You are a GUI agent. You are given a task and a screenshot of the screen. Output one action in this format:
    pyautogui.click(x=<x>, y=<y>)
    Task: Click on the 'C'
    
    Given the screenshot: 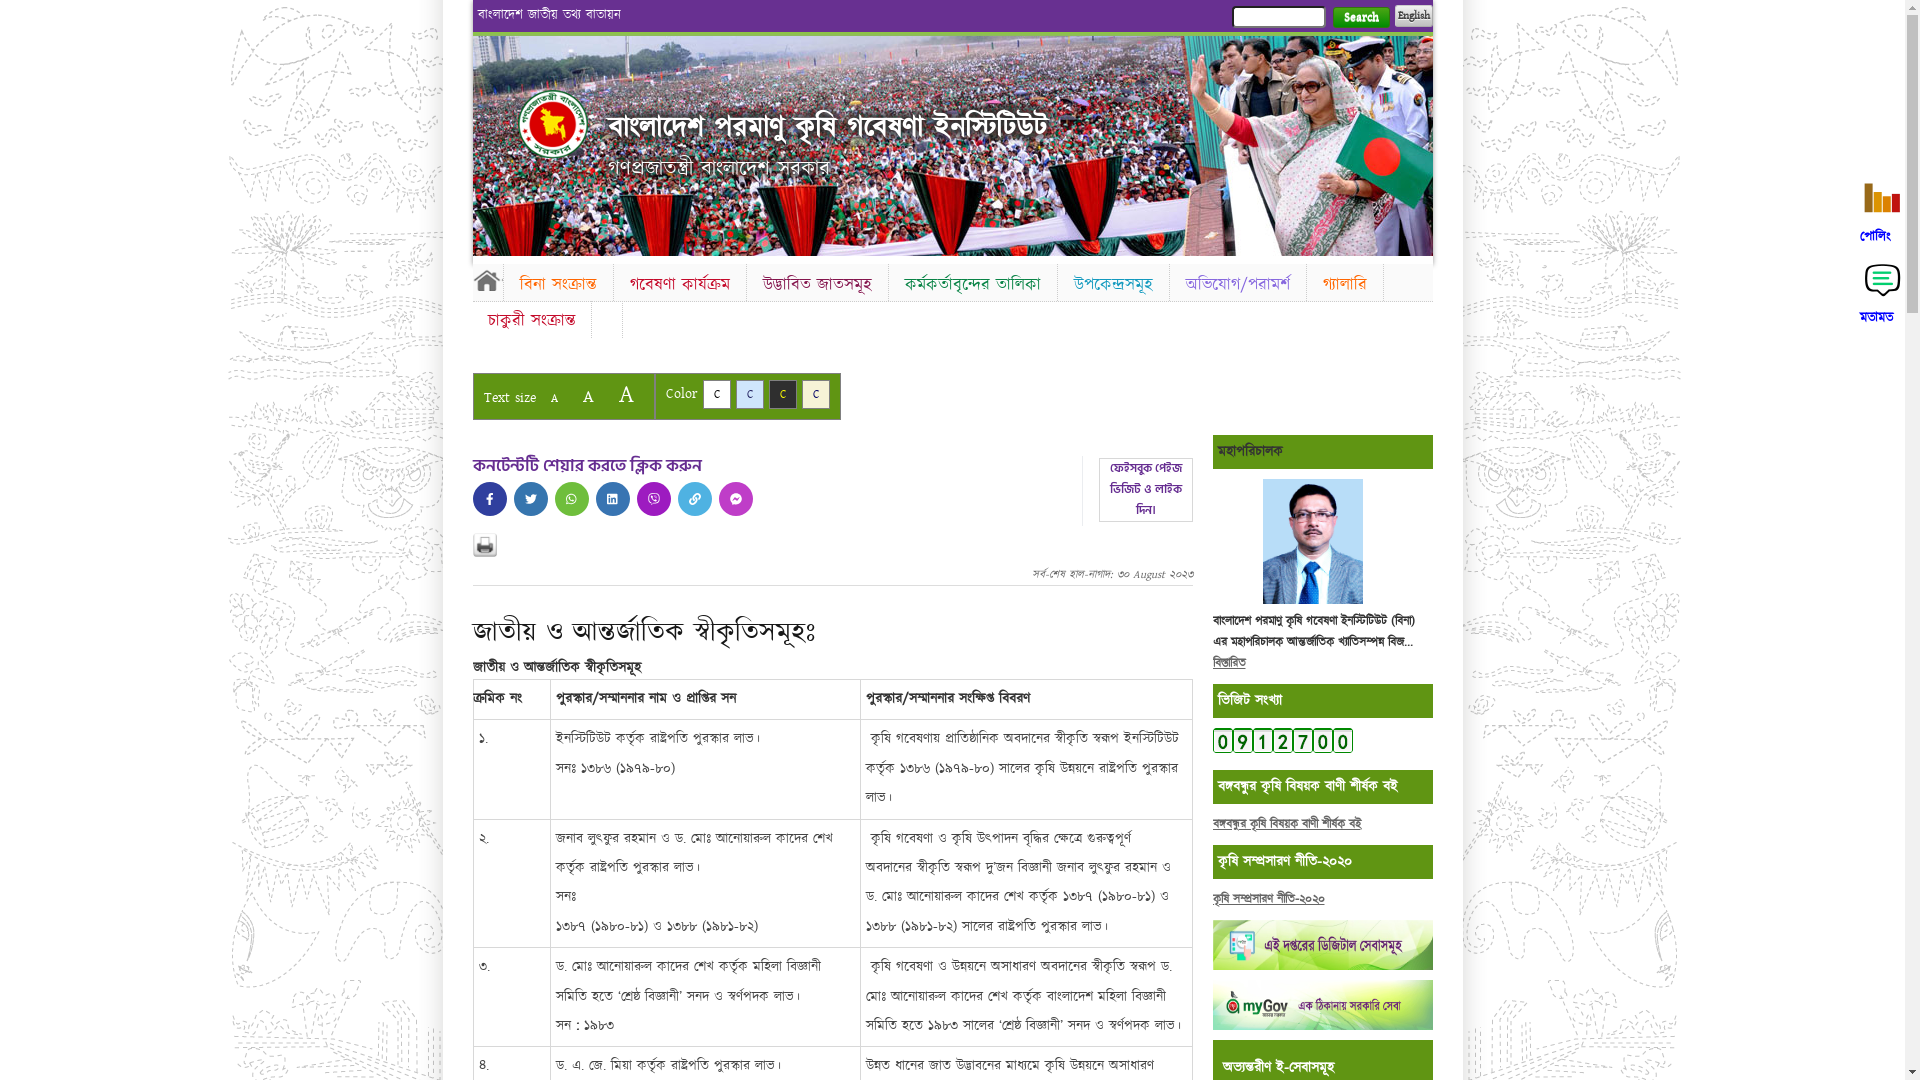 What is the action you would take?
    pyautogui.click(x=715, y=394)
    